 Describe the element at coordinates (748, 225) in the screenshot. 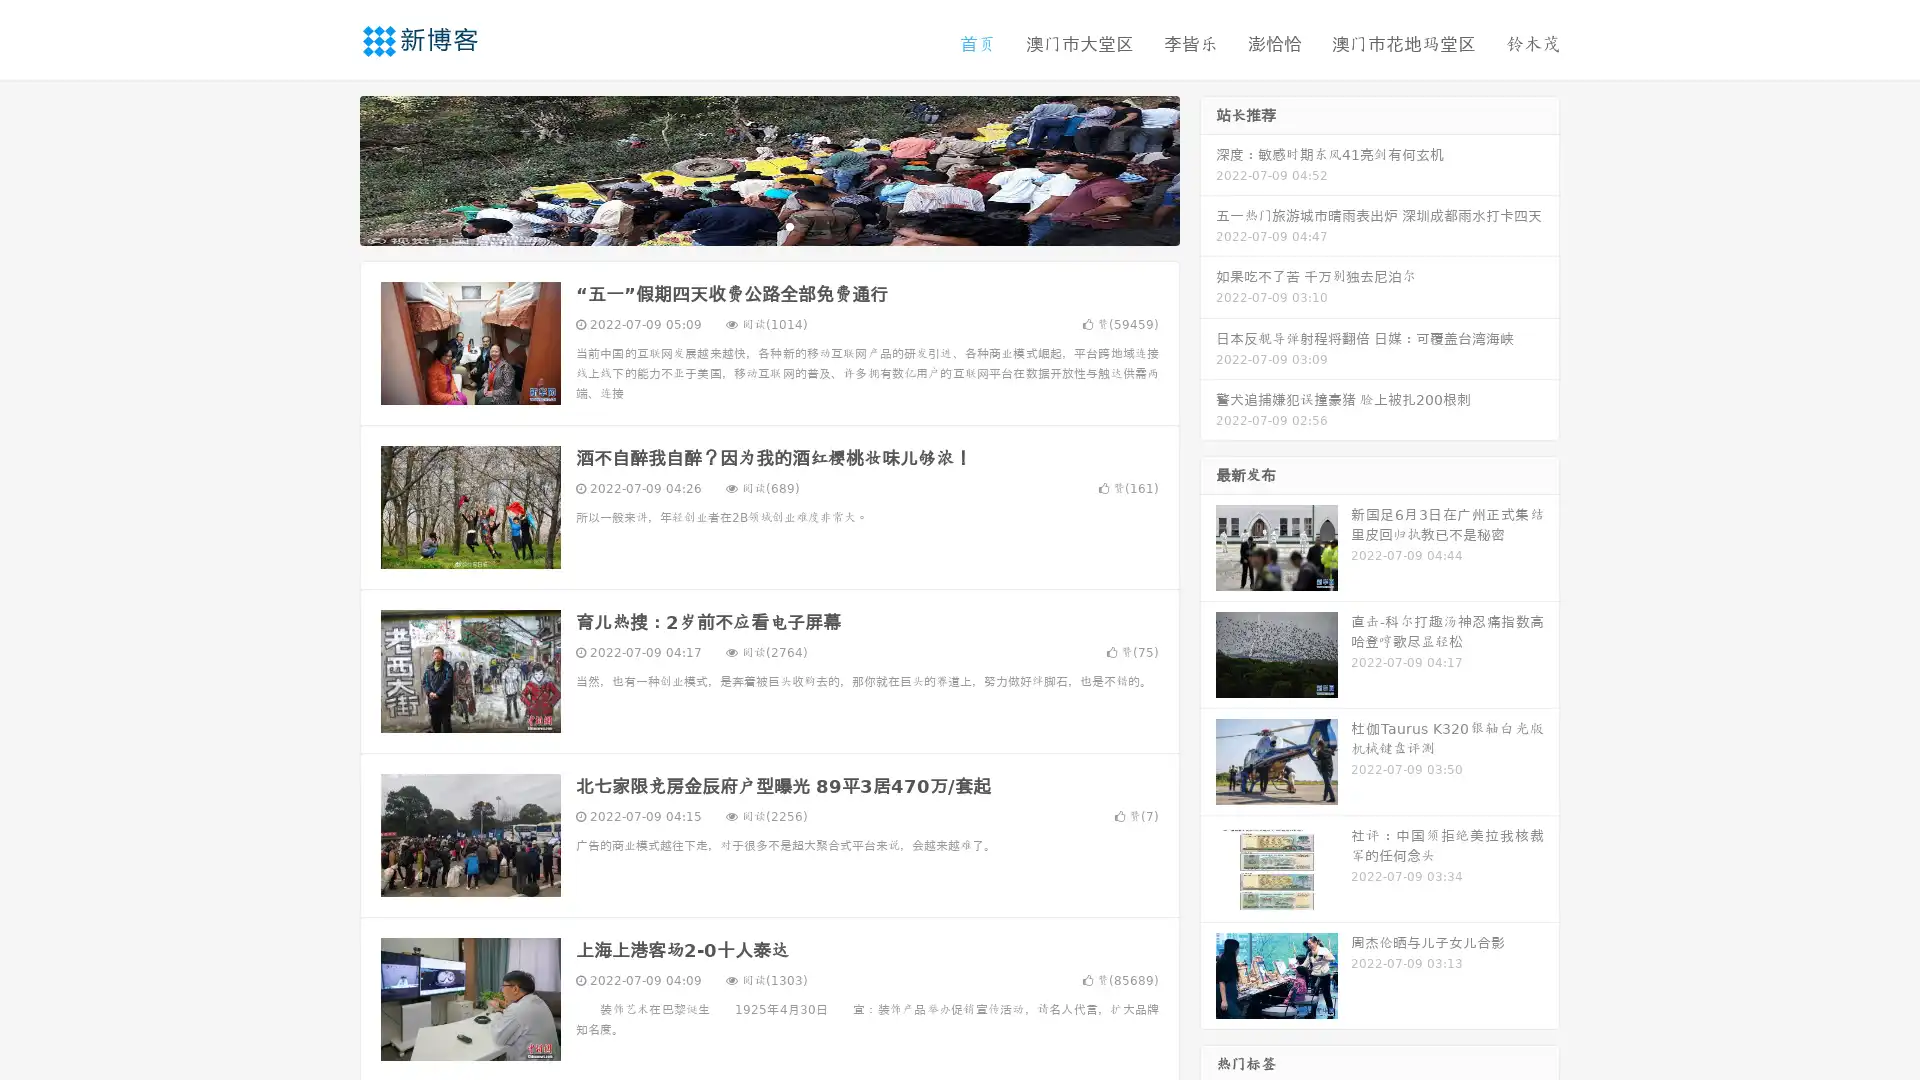

I see `Go to slide 1` at that location.